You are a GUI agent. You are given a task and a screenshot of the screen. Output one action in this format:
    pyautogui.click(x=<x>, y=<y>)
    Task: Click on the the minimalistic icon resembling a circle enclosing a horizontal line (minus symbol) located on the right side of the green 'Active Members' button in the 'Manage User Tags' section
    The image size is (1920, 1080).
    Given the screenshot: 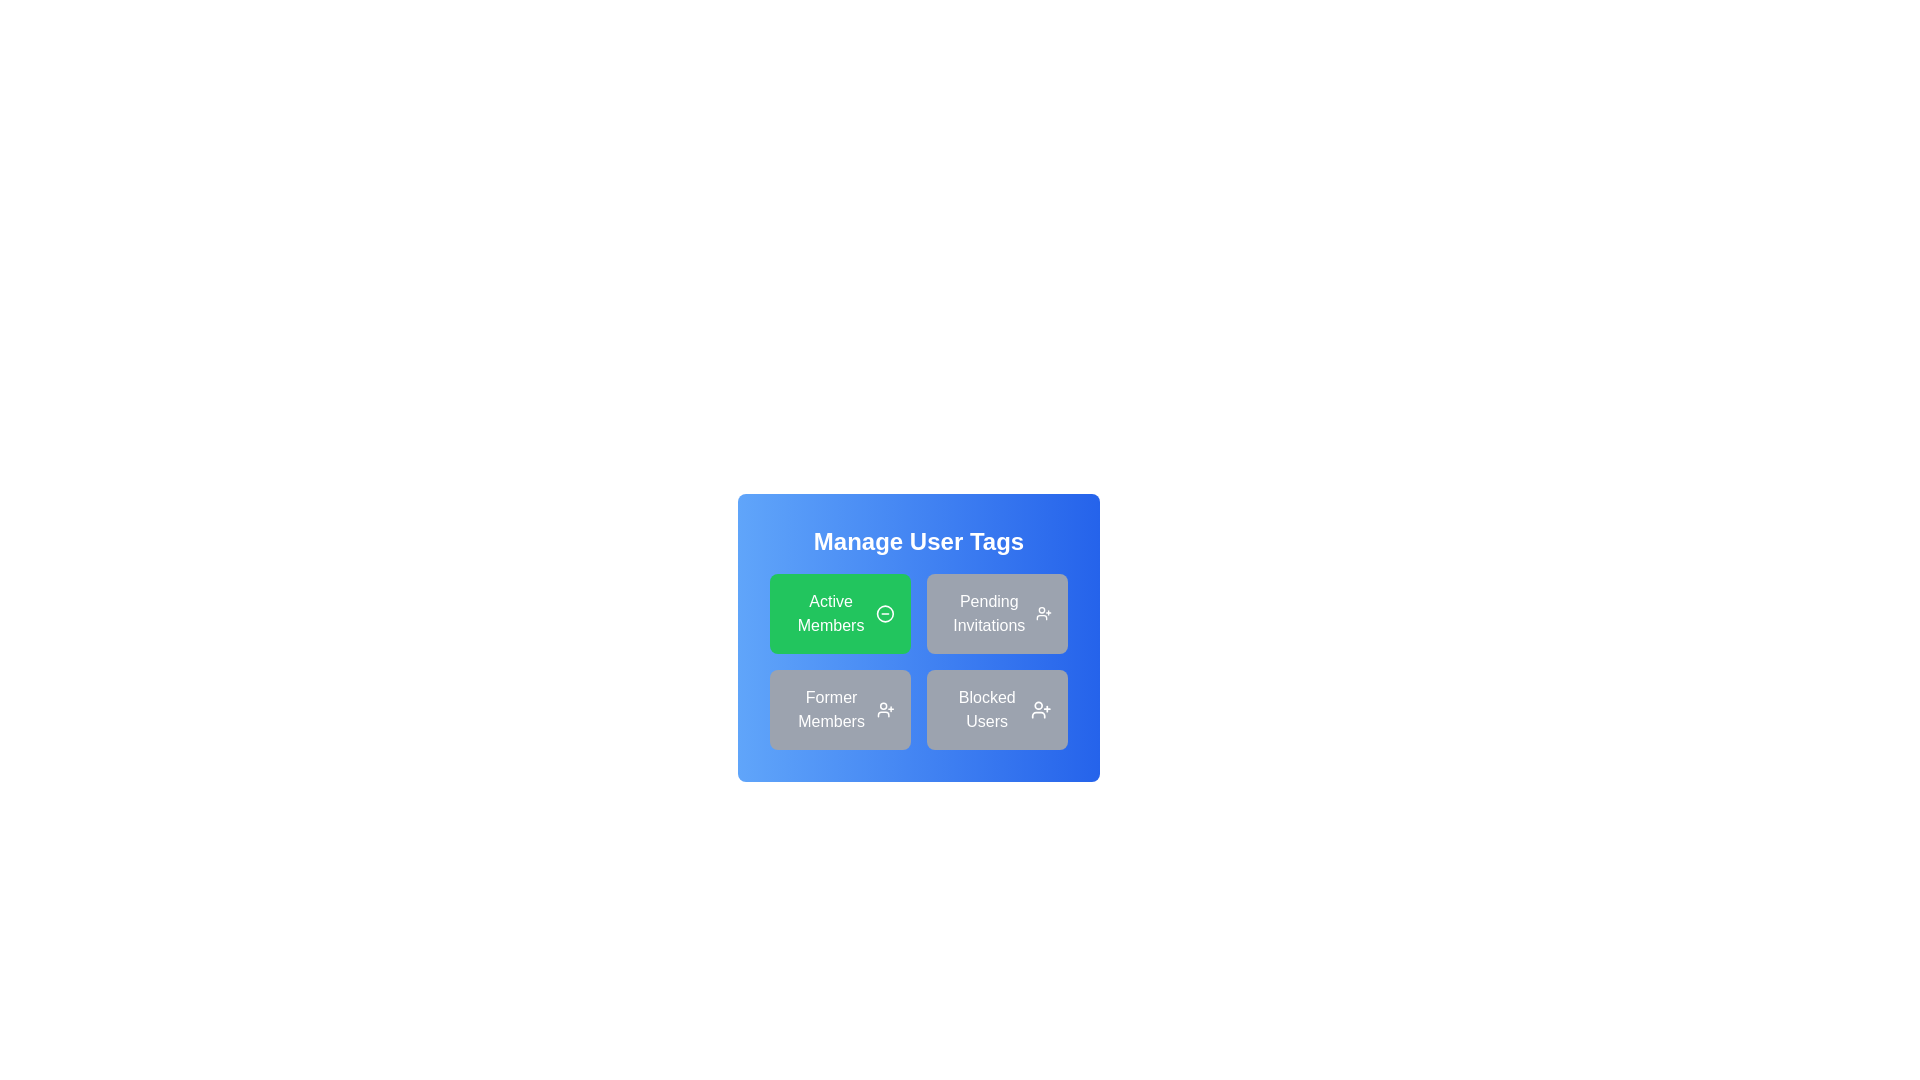 What is the action you would take?
    pyautogui.click(x=884, y=612)
    